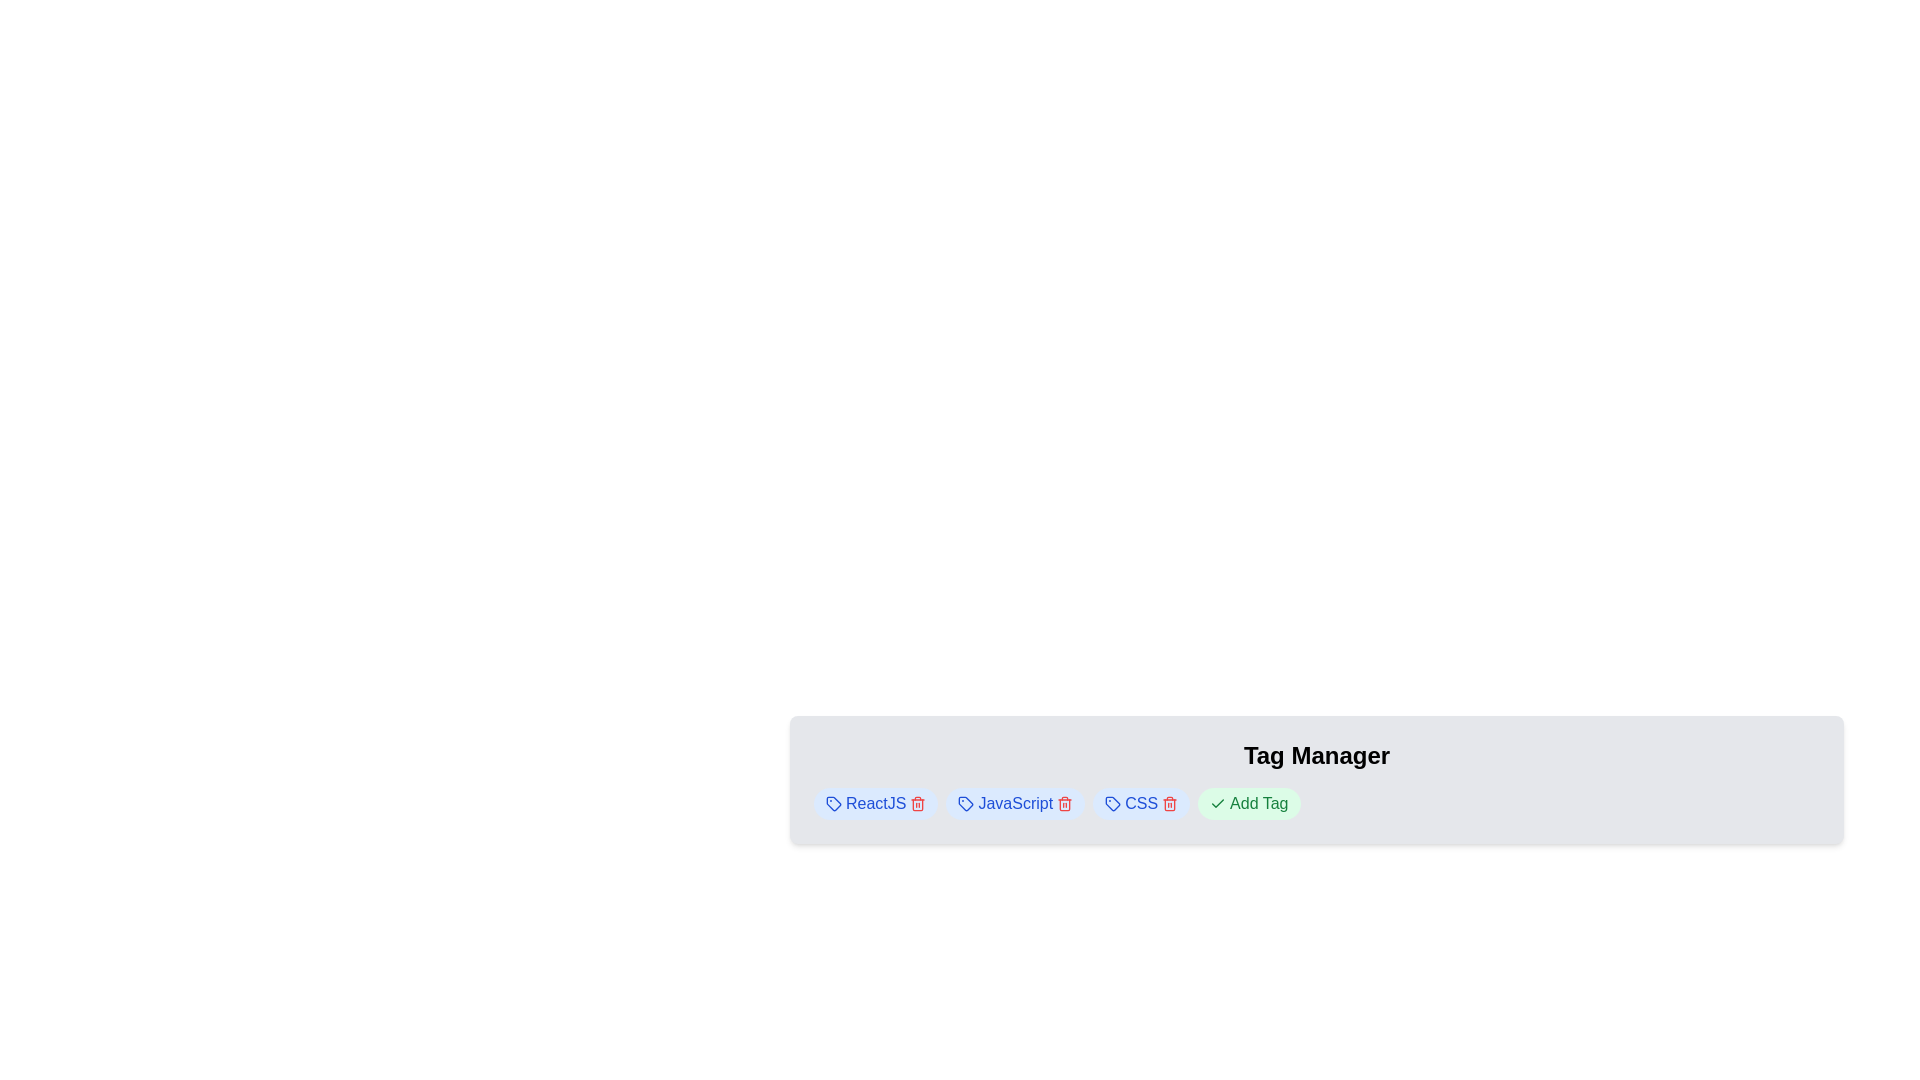 This screenshot has height=1080, width=1920. What do you see at coordinates (1258, 802) in the screenshot?
I see `the 'Add Tag' text label displayed in green, which is part of a button-like element with a light green background, located near the bottom-right of the interface` at bounding box center [1258, 802].